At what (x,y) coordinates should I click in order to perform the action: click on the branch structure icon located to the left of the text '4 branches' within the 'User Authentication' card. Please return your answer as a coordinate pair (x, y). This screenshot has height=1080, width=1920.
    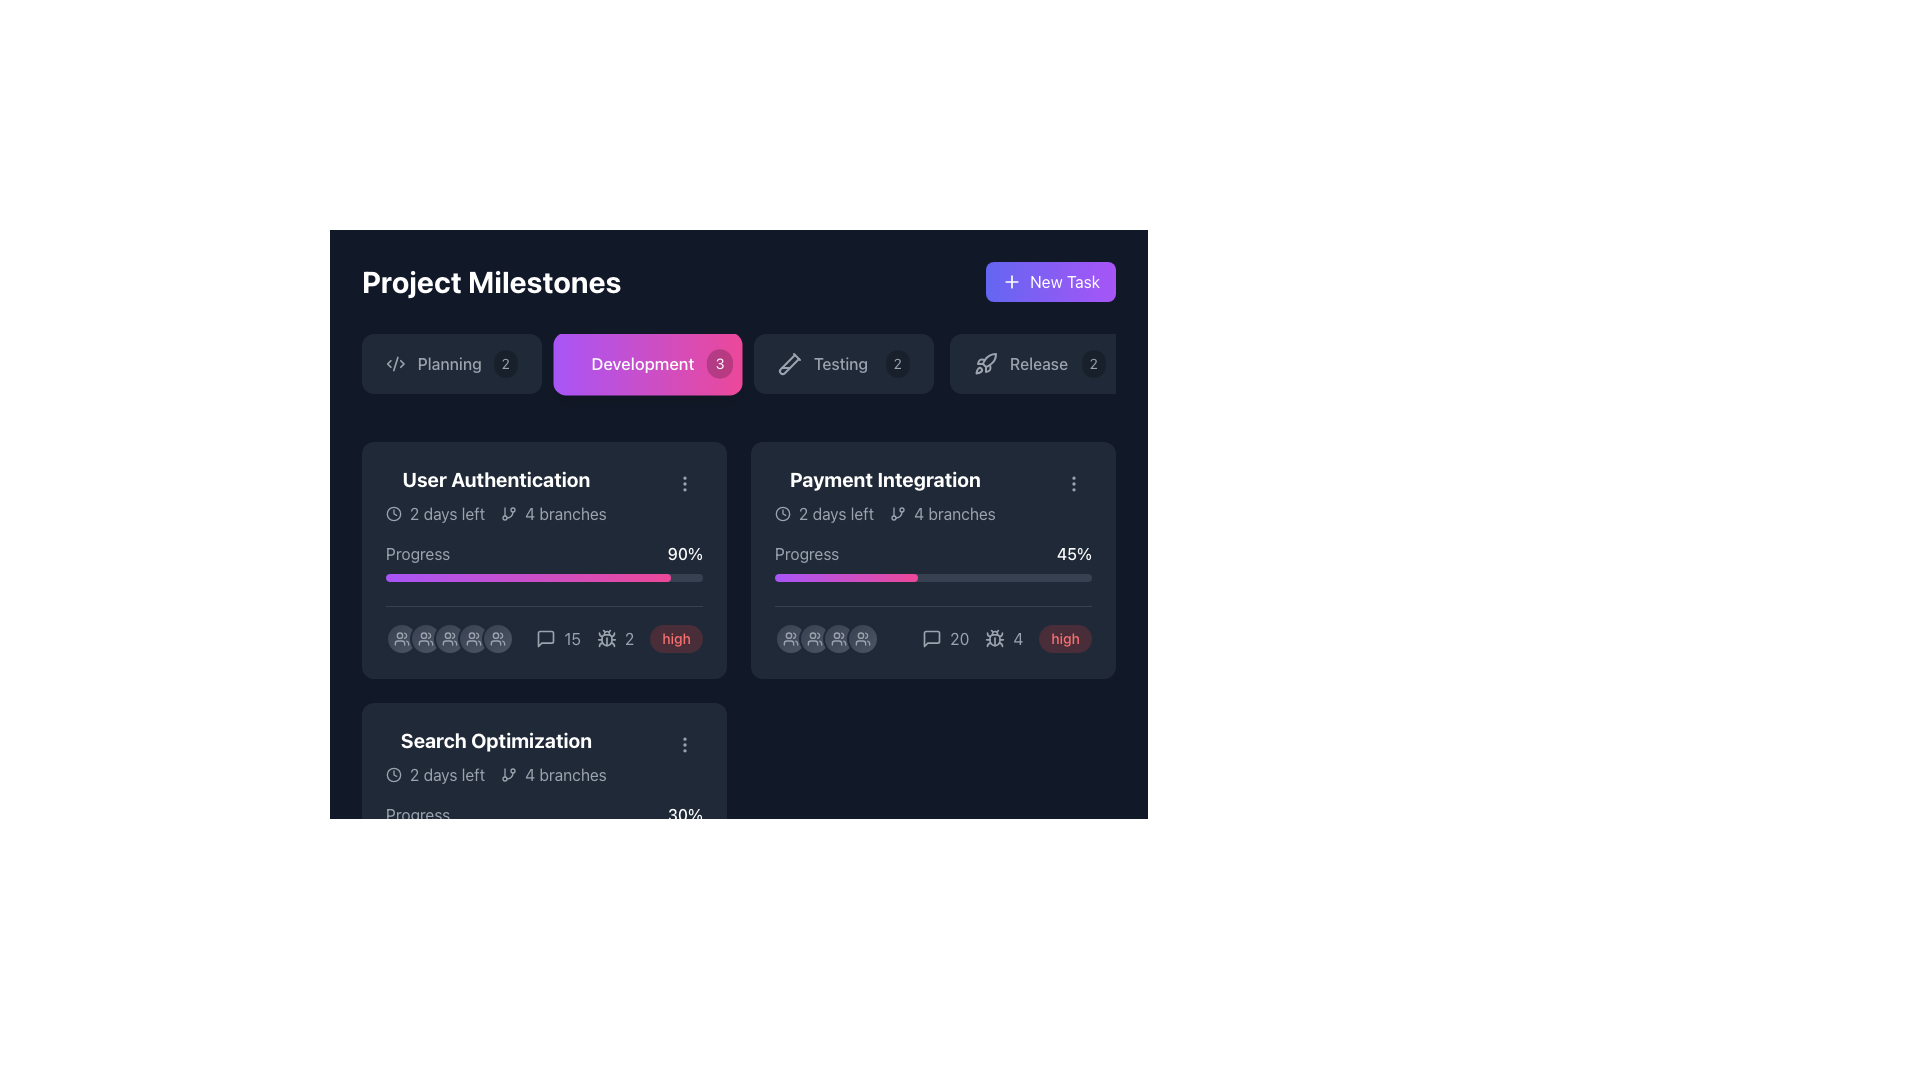
    Looking at the image, I should click on (509, 774).